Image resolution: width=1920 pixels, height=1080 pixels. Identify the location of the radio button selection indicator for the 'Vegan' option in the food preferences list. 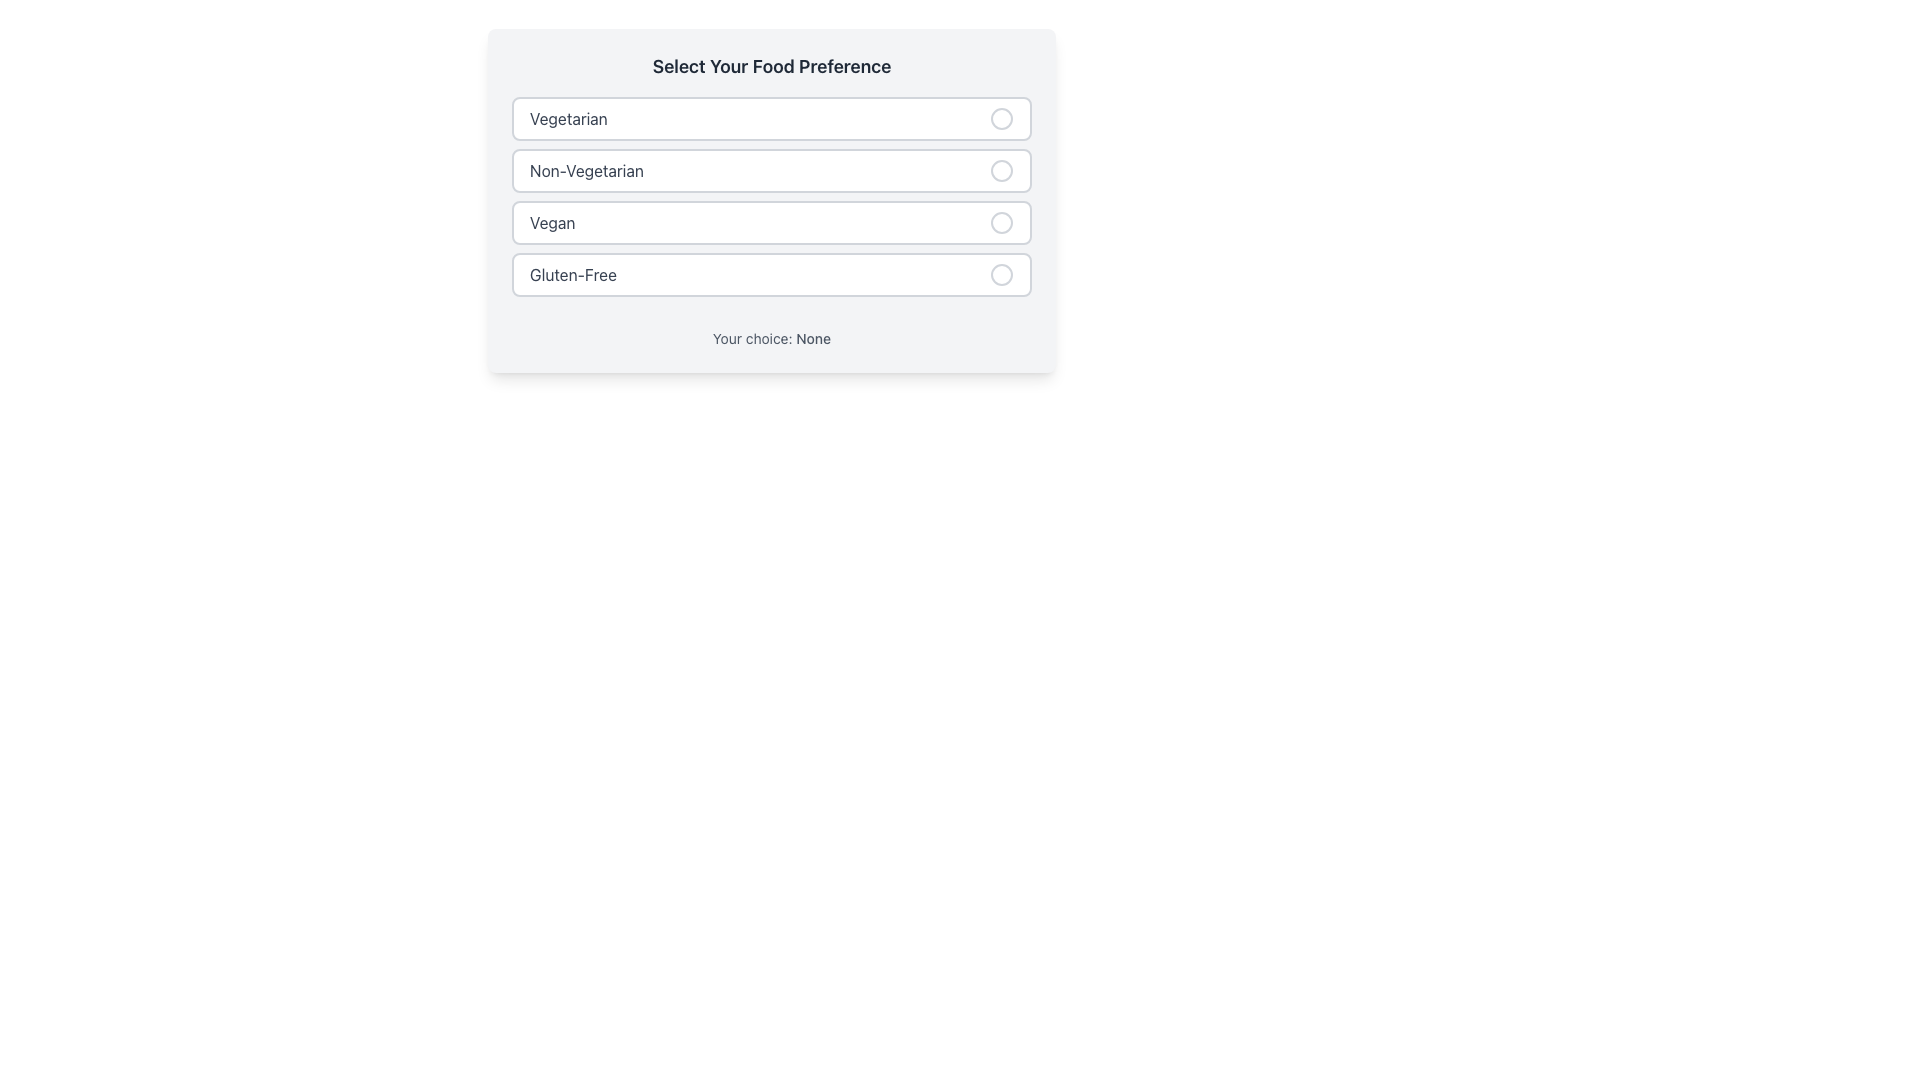
(1002, 223).